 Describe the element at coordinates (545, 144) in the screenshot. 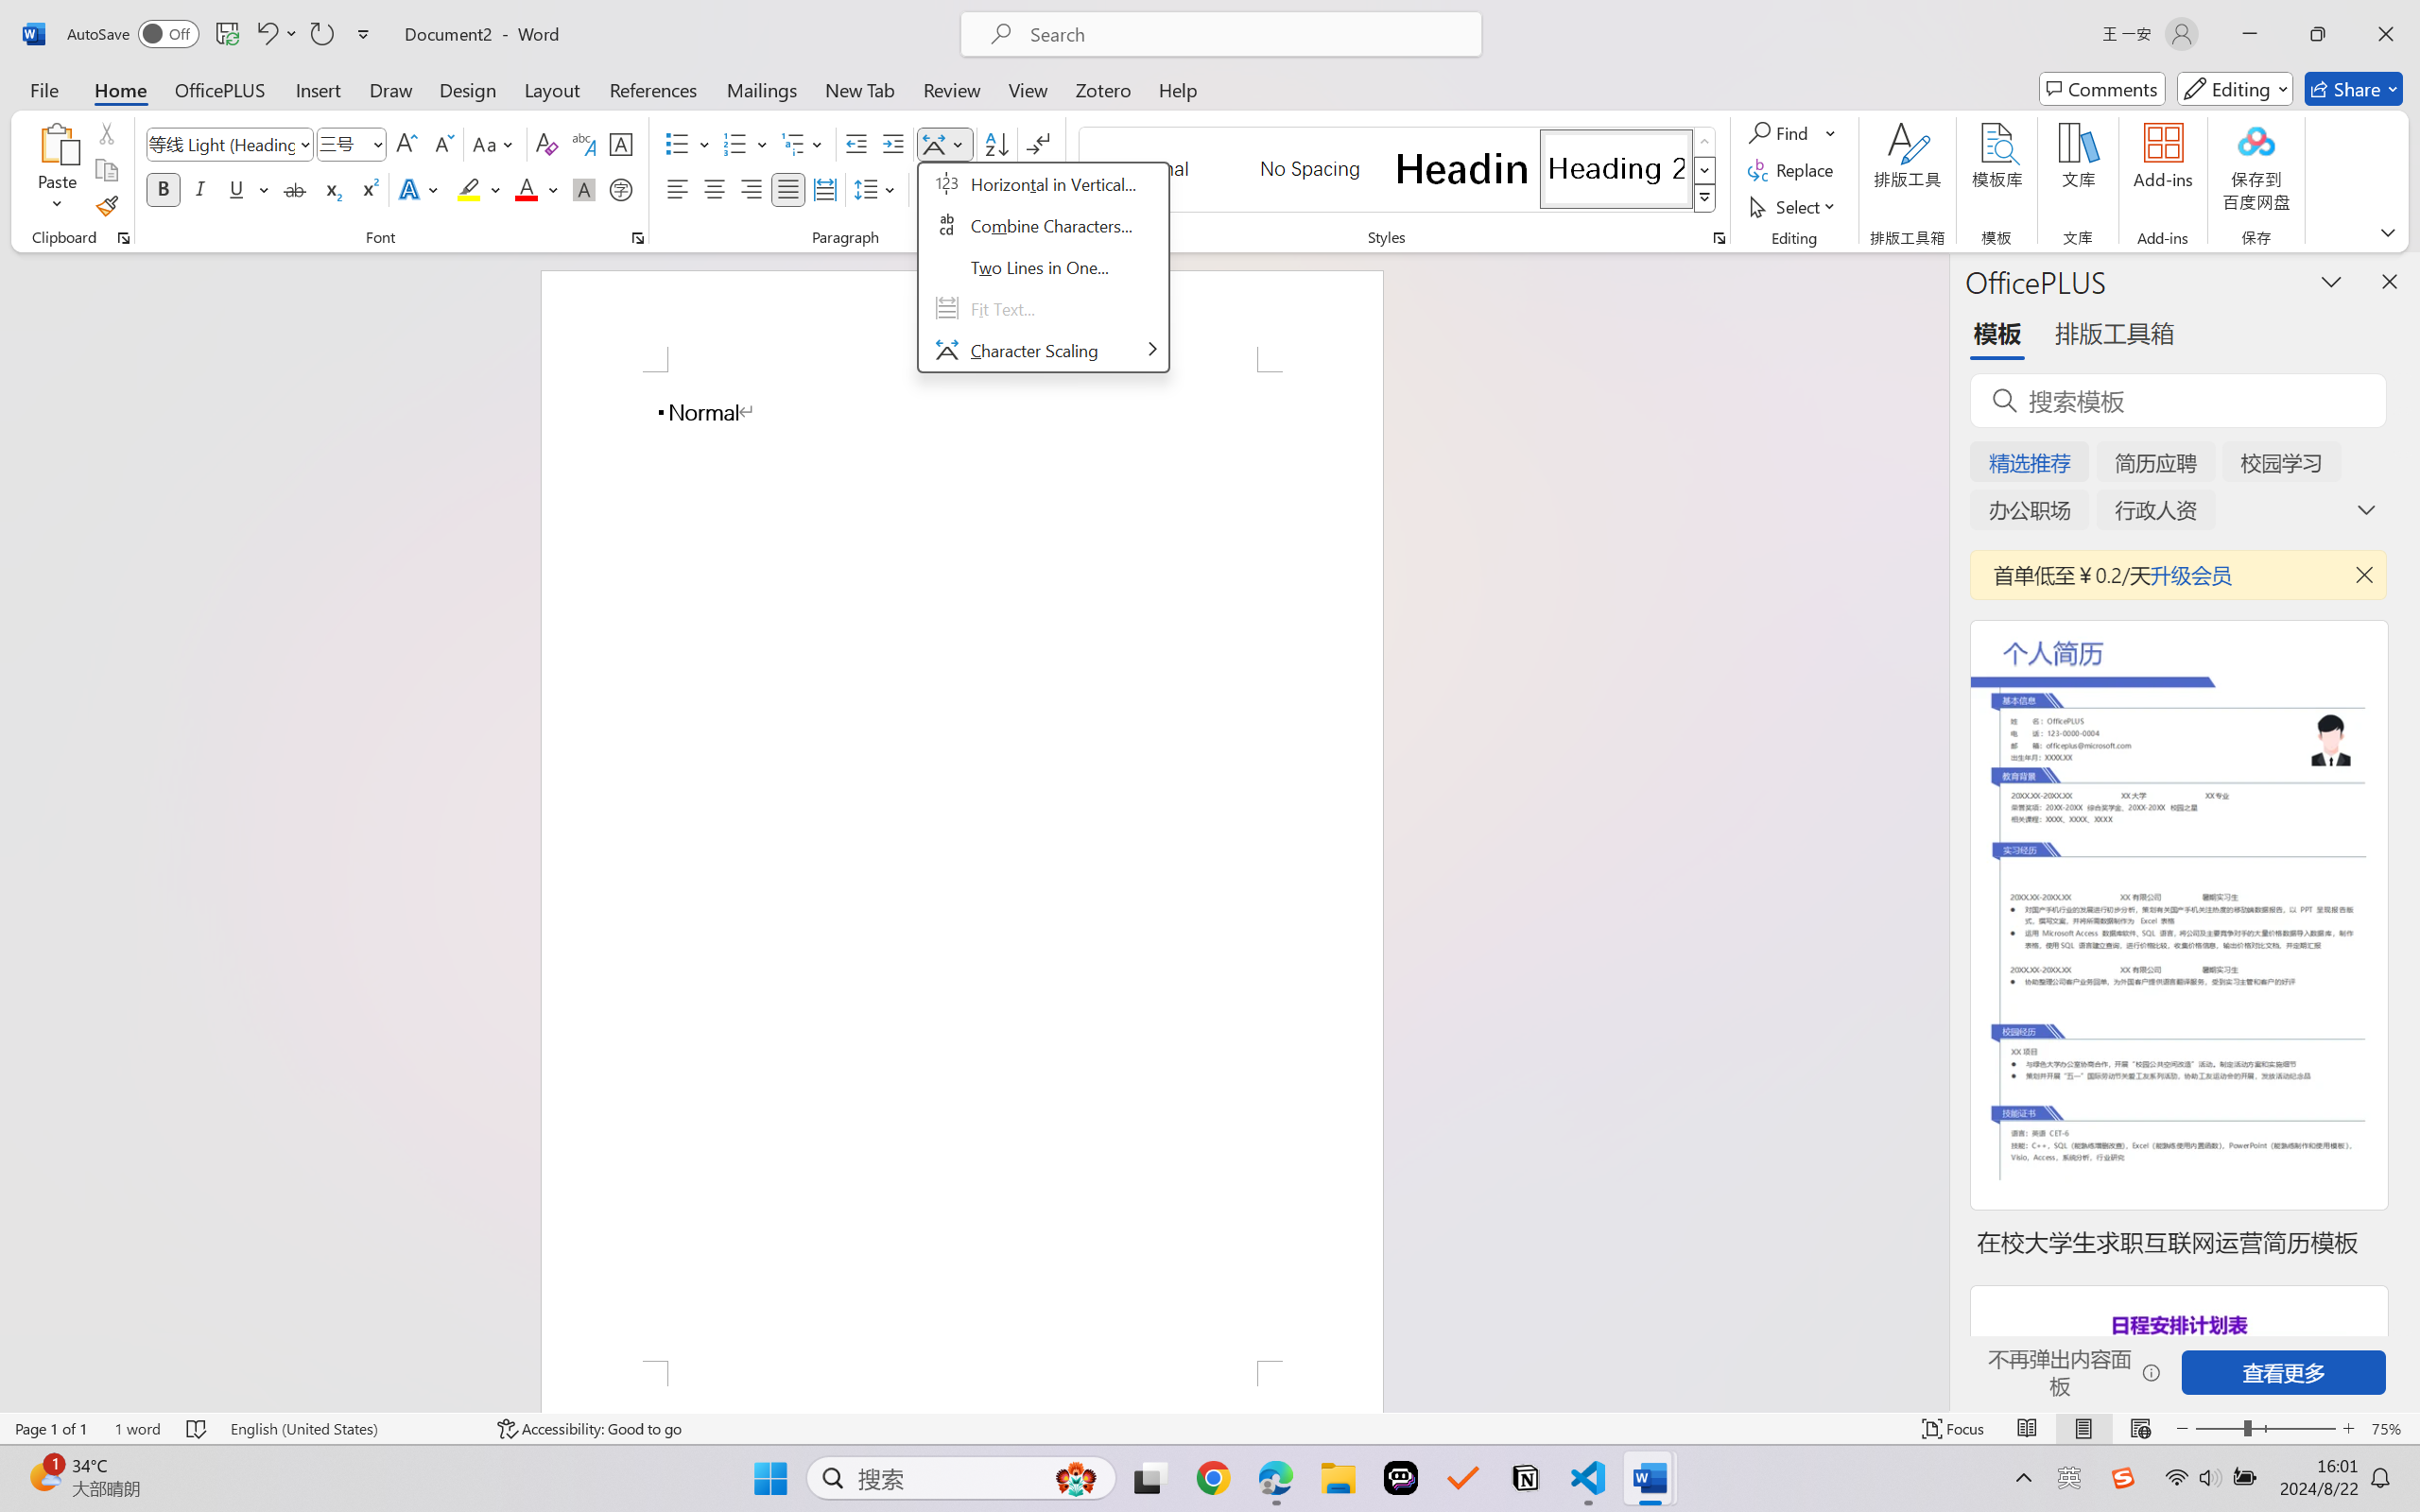

I see `'Clear Formatting'` at that location.